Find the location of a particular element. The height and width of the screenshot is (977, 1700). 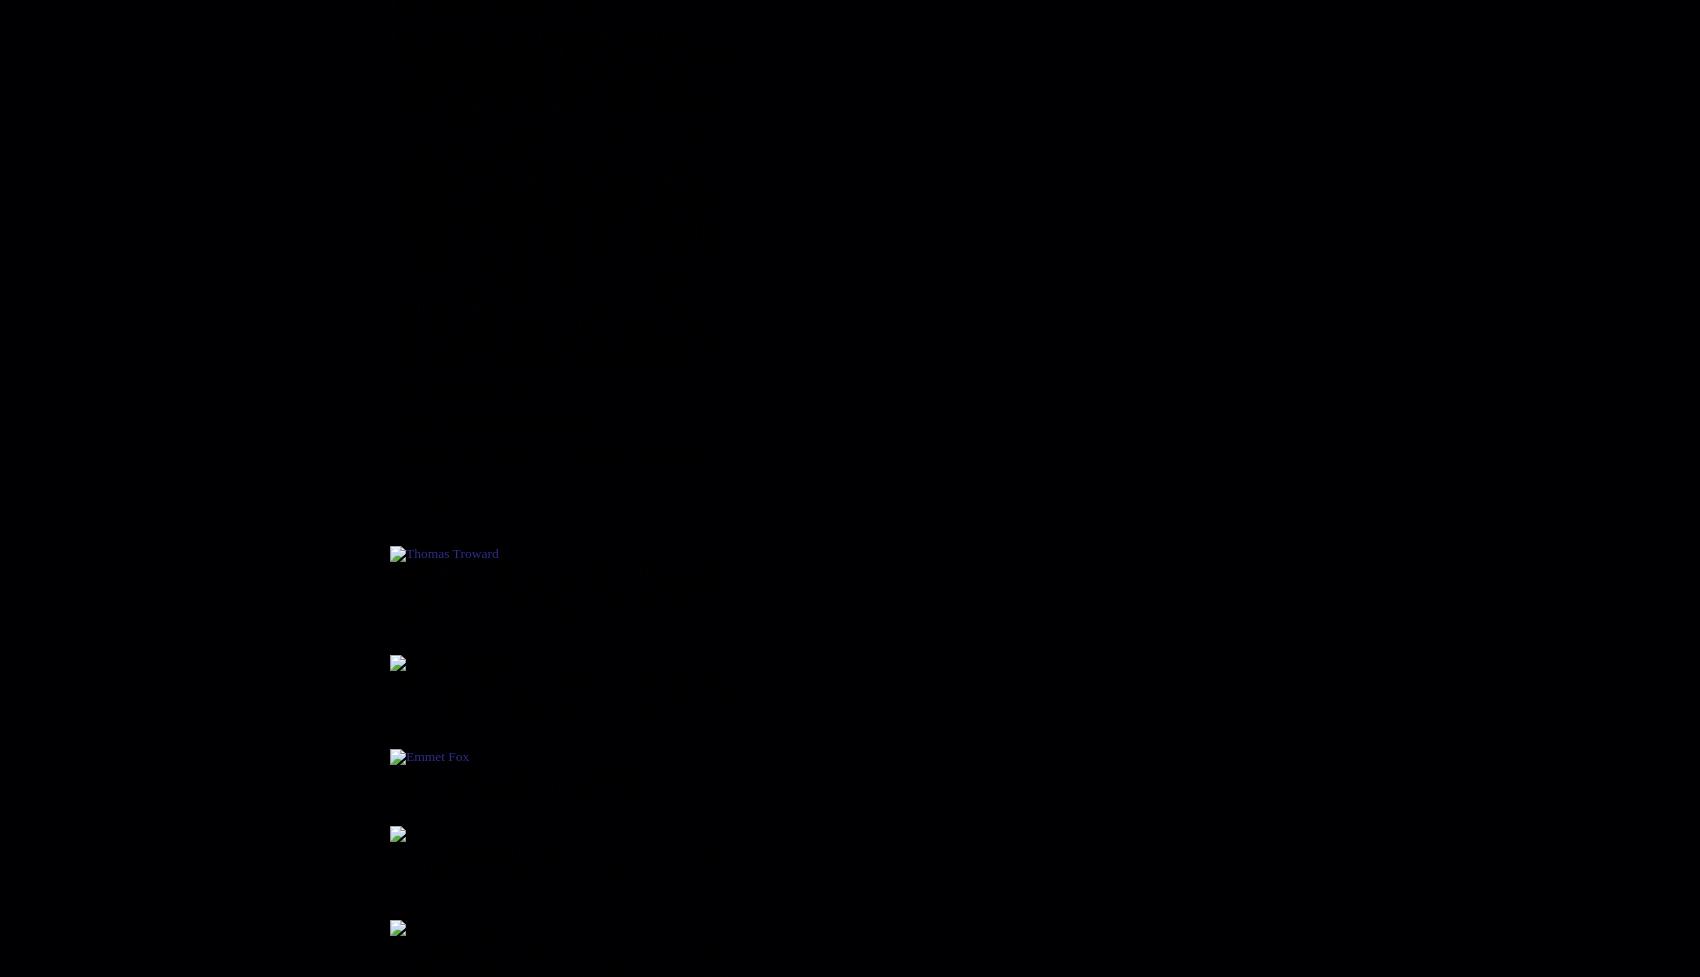

'Great thinking from some fine people...' is located at coordinates (496, 506).